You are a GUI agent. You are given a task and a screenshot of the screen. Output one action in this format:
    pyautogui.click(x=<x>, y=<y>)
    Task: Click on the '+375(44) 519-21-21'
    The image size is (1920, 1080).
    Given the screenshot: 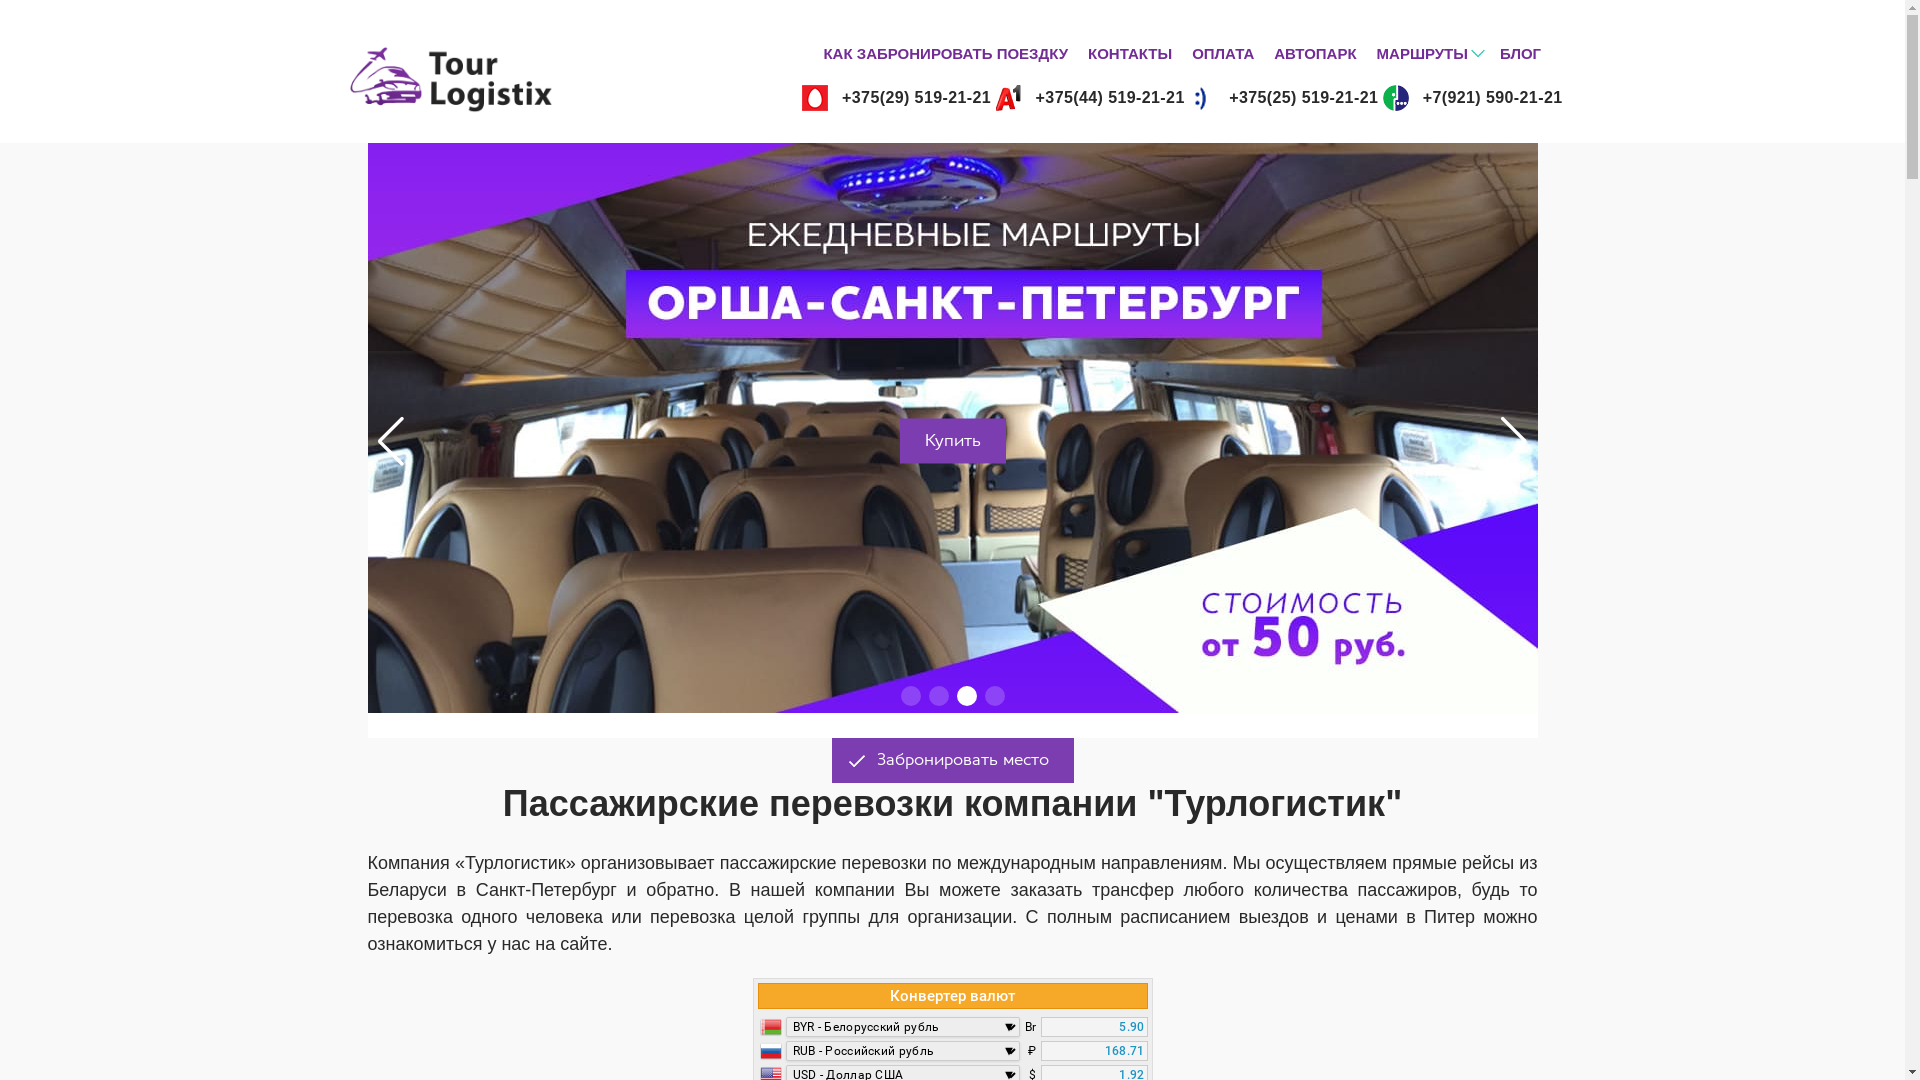 What is the action you would take?
    pyautogui.click(x=1089, y=97)
    